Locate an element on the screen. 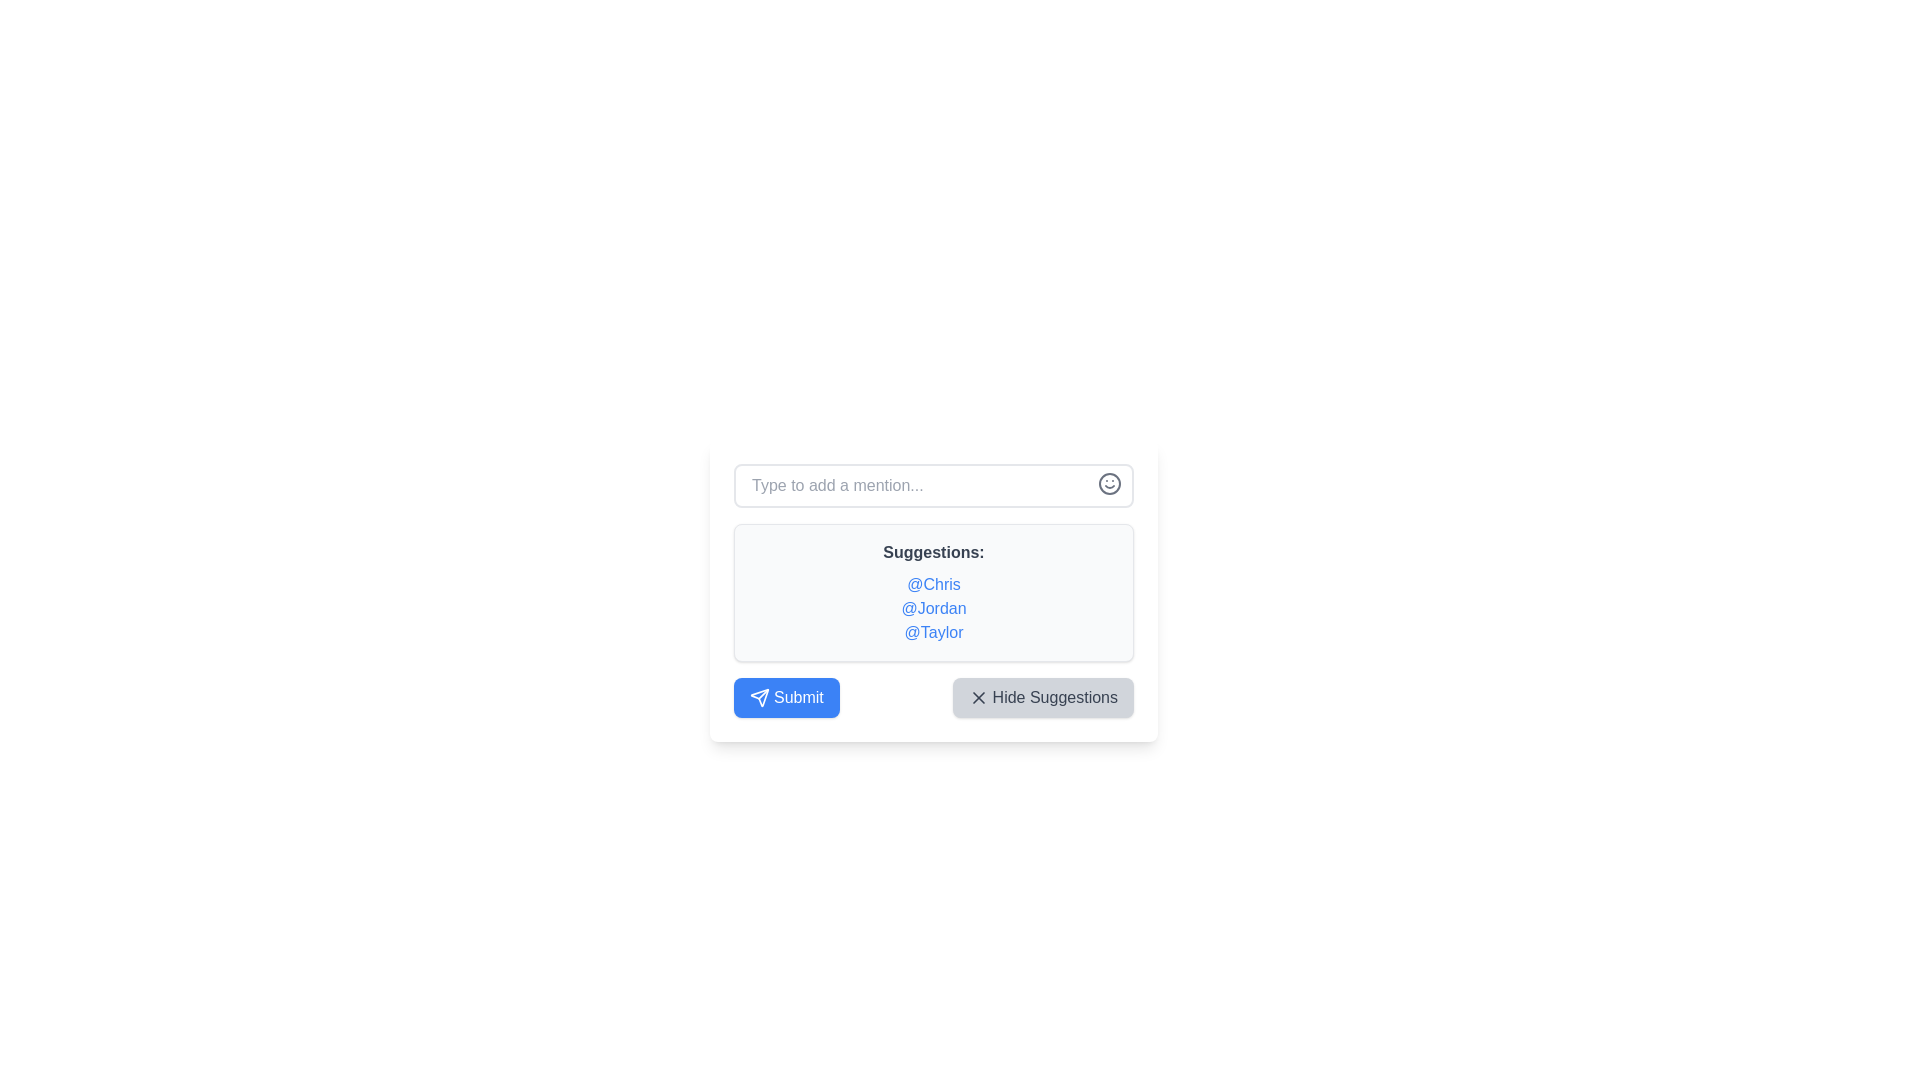 The image size is (1920, 1080). the clickable text link '@Jordan' to visualize the underline effect, which is the second item in the suggestion dropdown for tagging purposes is located at coordinates (933, 608).